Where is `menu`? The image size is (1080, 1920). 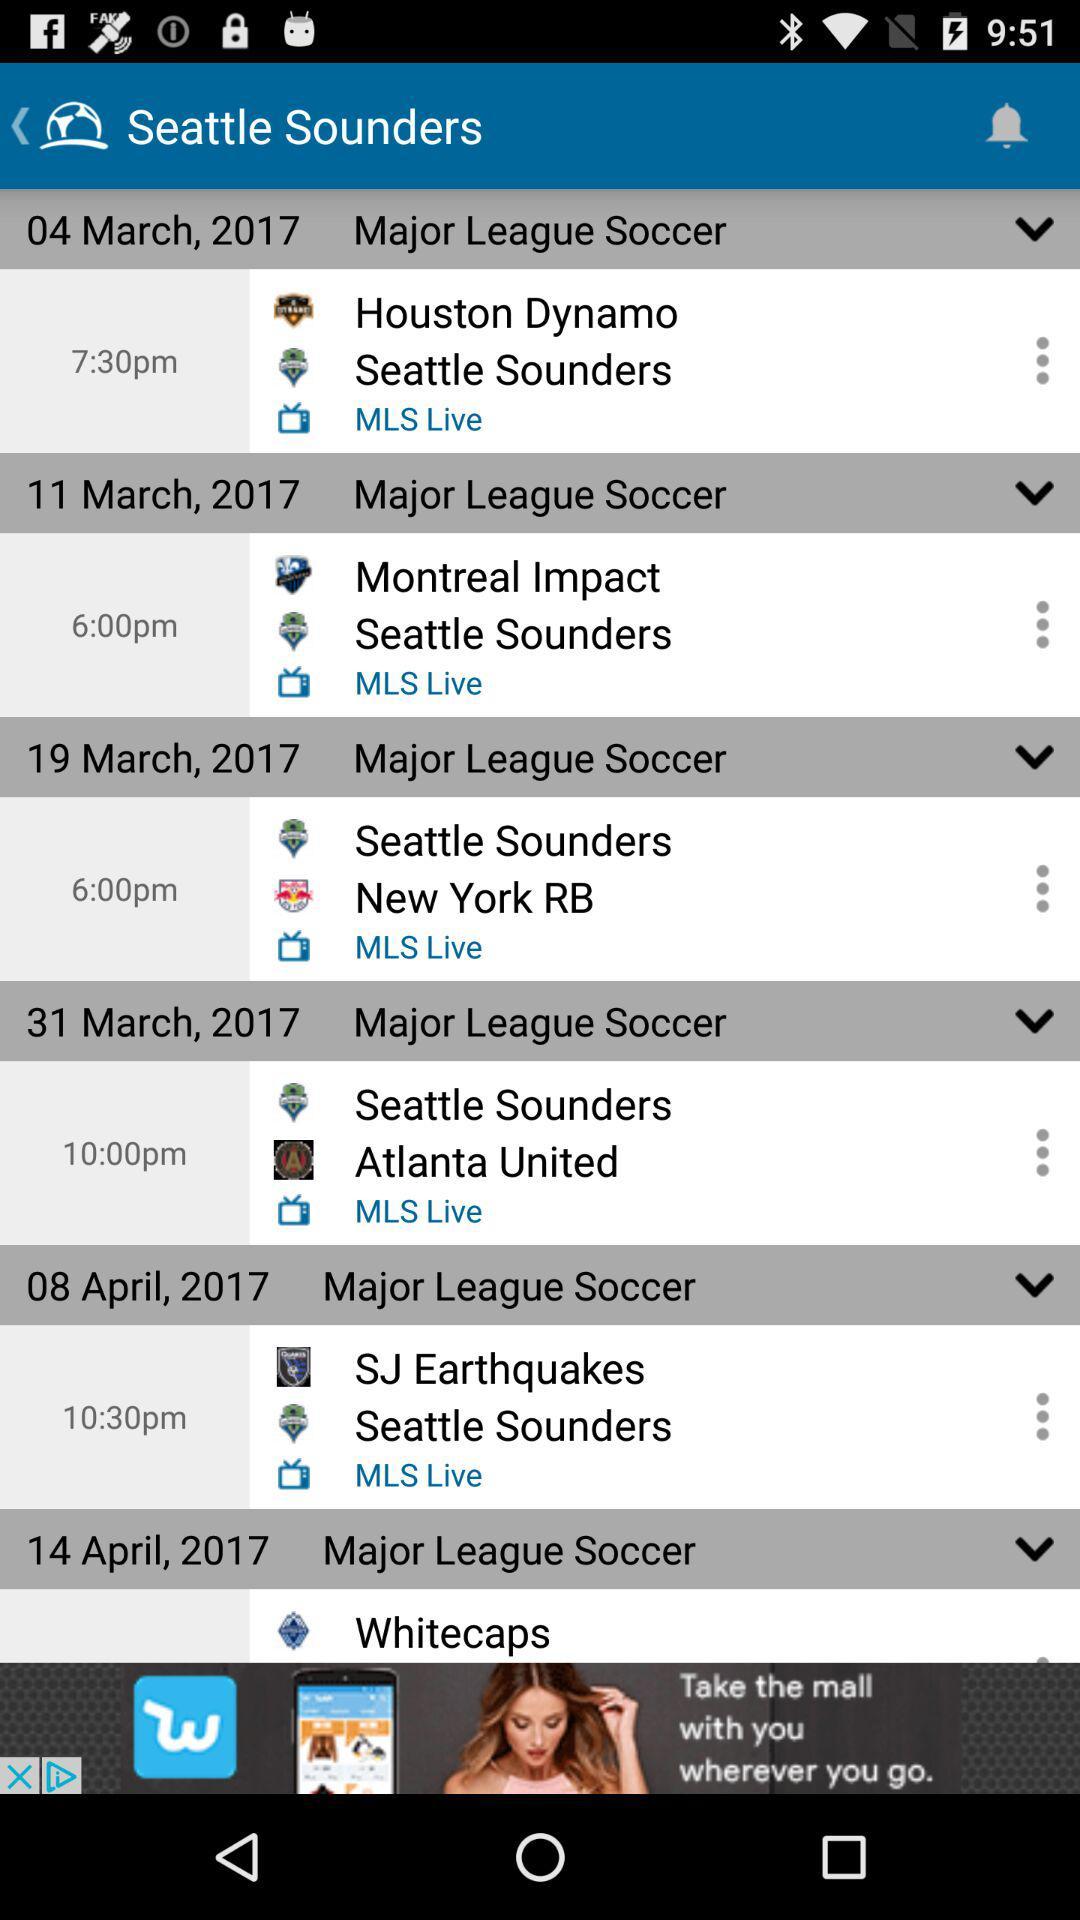 menu is located at coordinates (1035, 1415).